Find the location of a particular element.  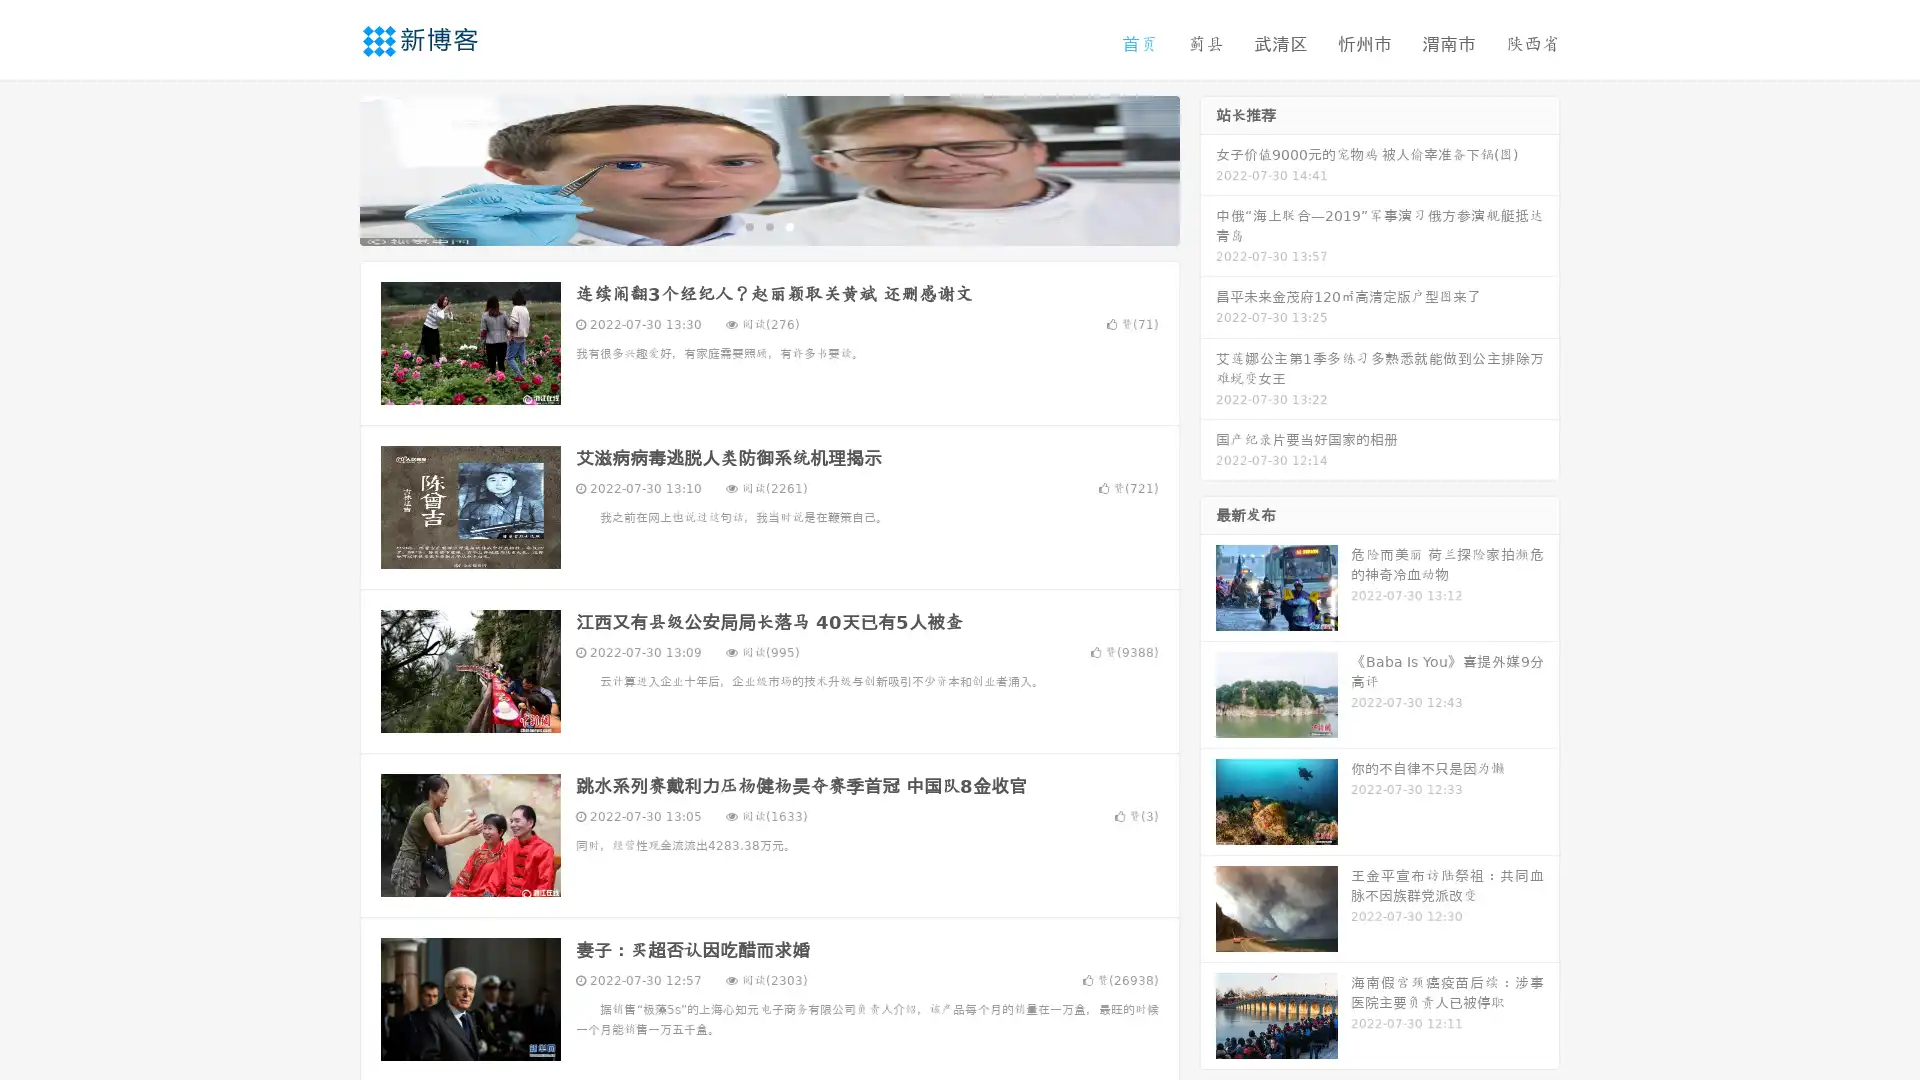

Go to slide 3 is located at coordinates (789, 225).